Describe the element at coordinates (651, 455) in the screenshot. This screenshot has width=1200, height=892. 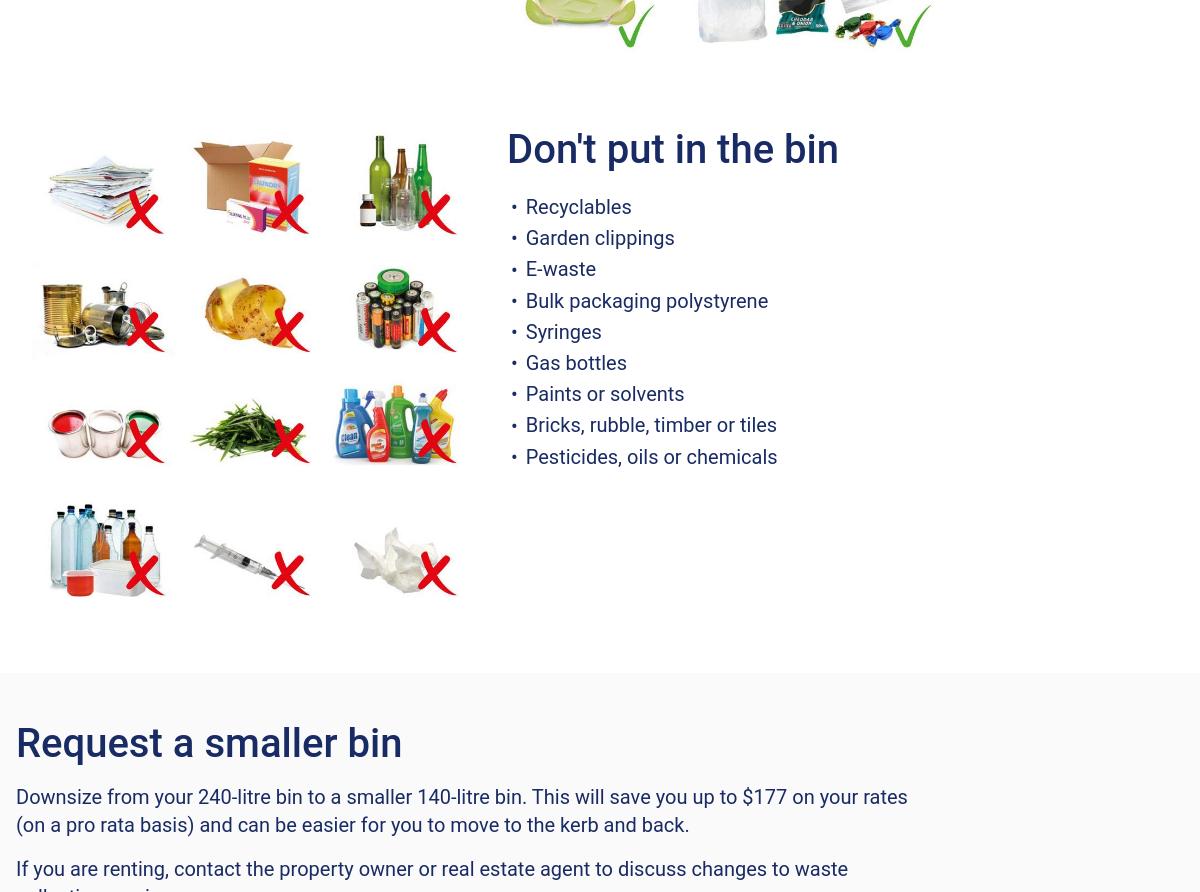
I see `'Pesticides, oils or chemicals'` at that location.